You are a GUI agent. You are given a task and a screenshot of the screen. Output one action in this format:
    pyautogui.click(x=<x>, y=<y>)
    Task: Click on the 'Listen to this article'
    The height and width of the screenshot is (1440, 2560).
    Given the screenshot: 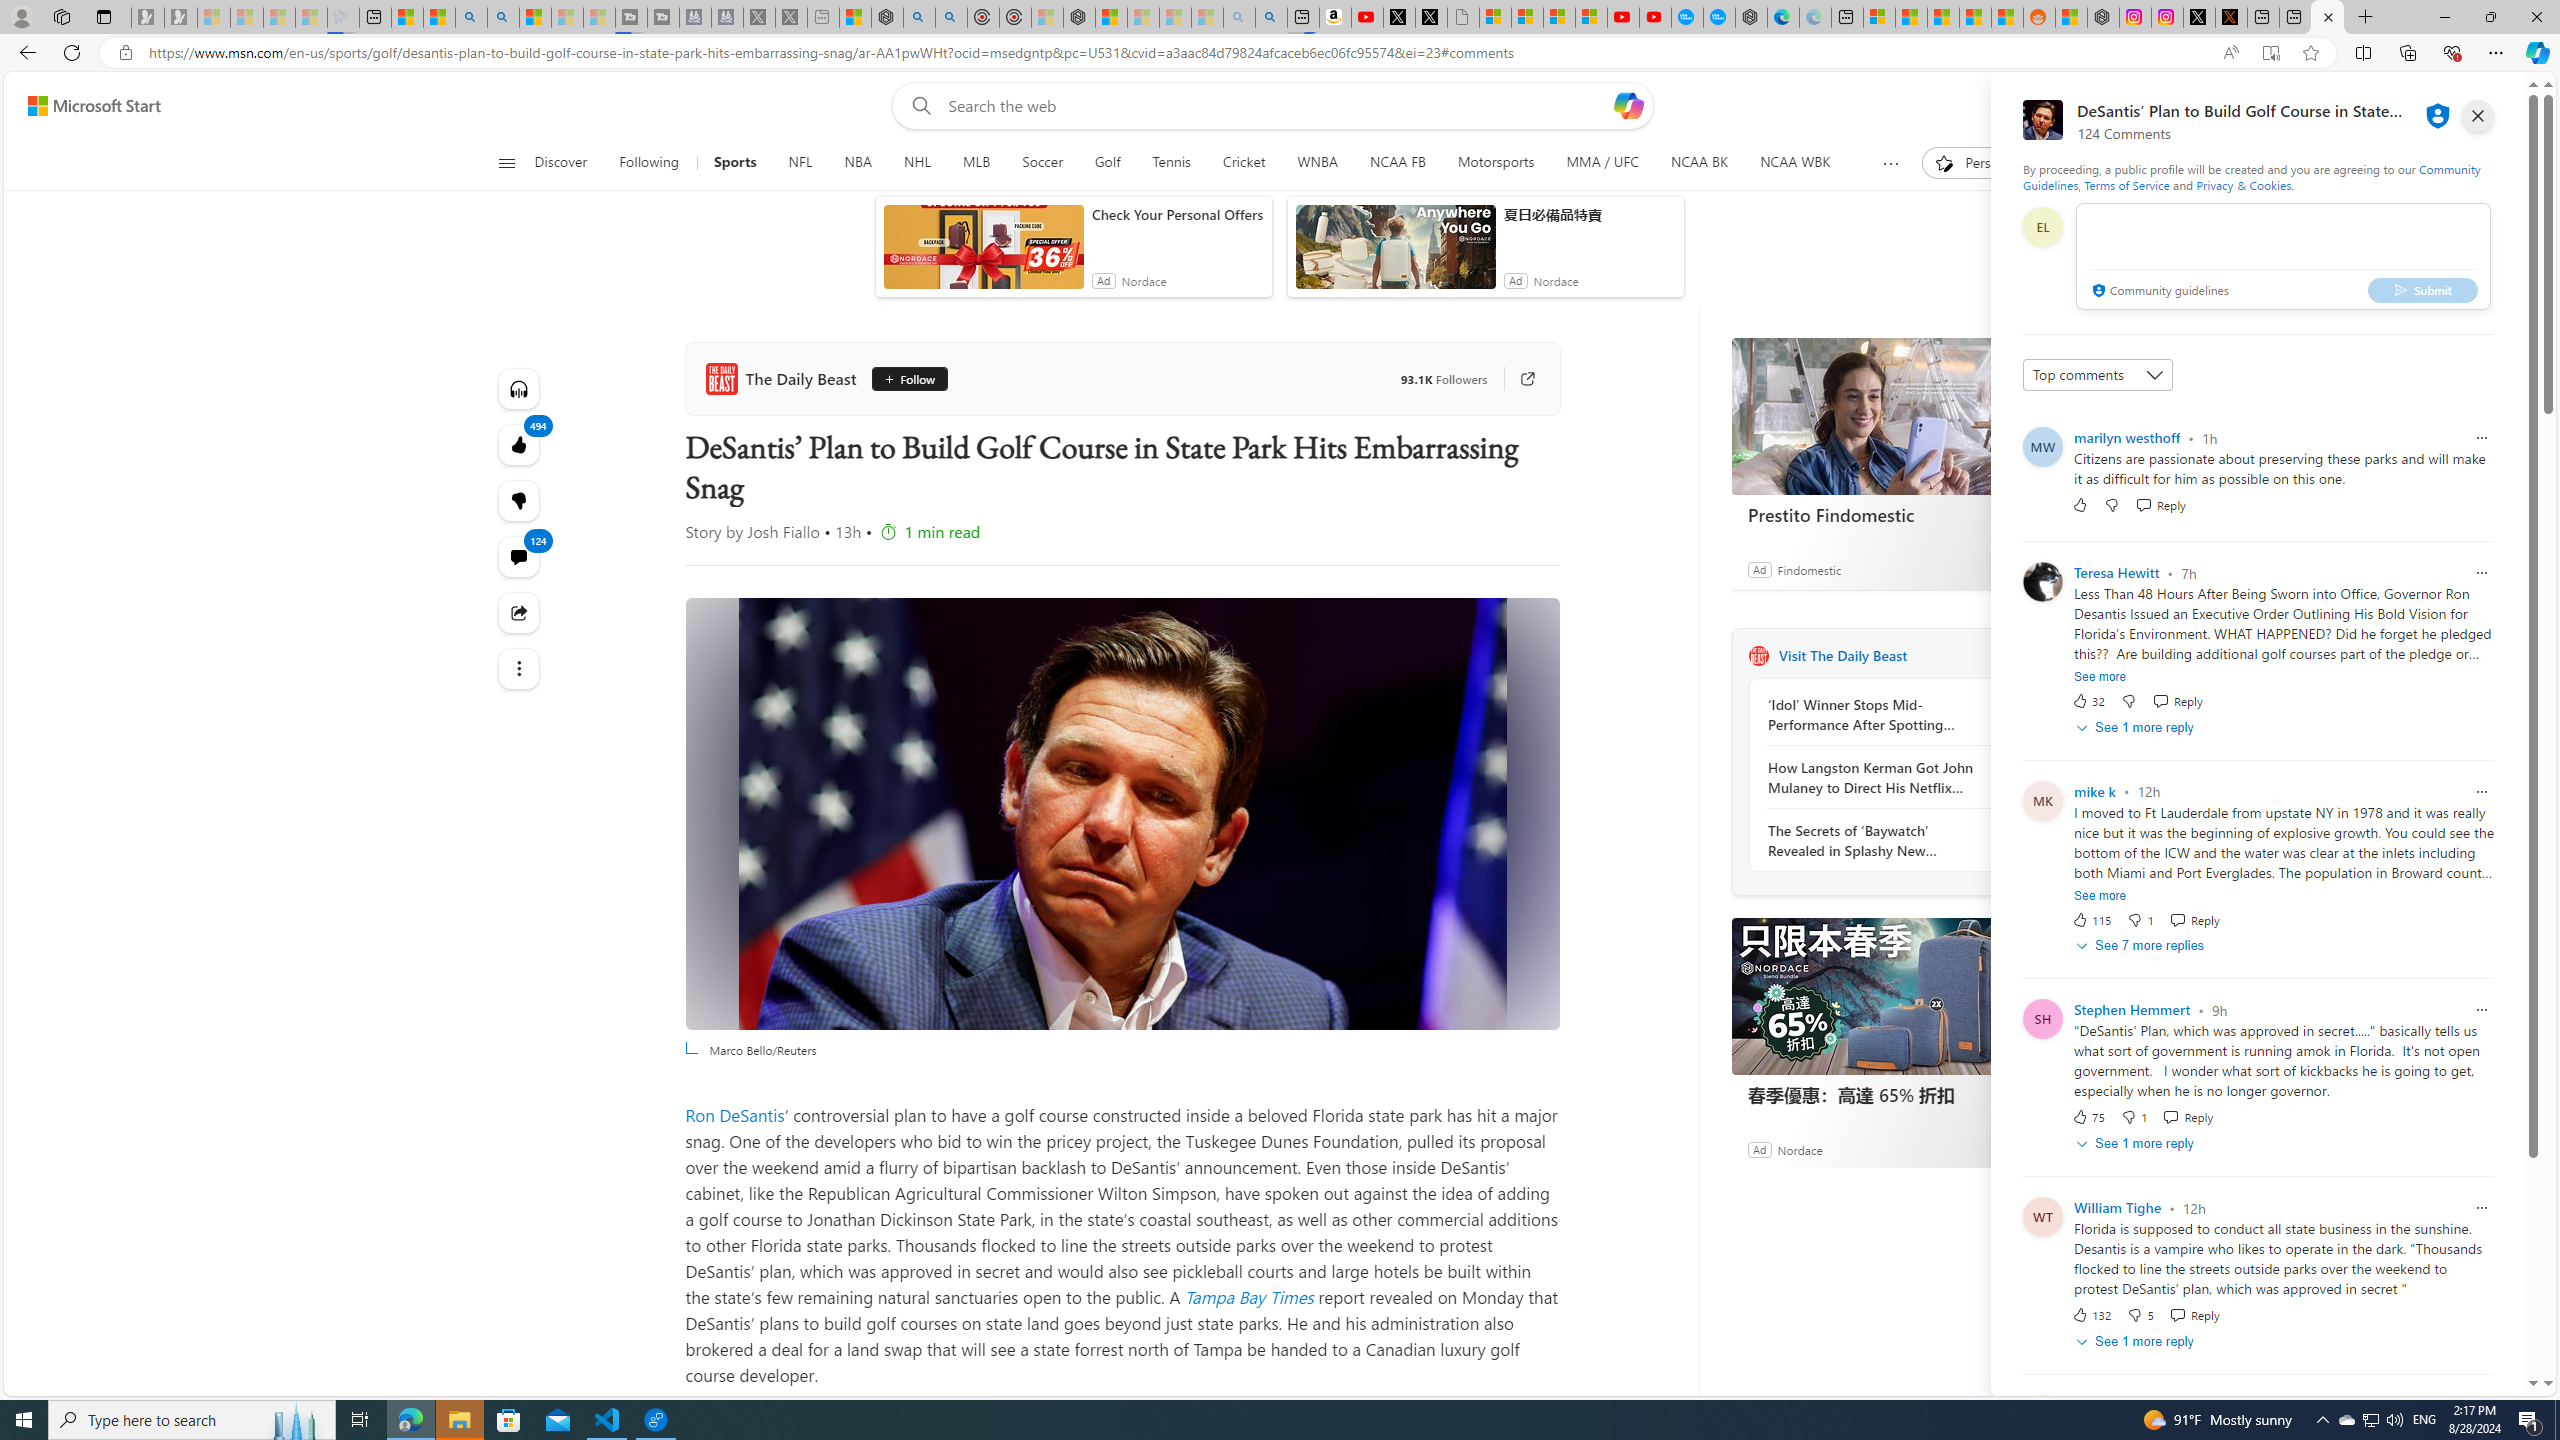 What is the action you would take?
    pyautogui.click(x=518, y=388)
    